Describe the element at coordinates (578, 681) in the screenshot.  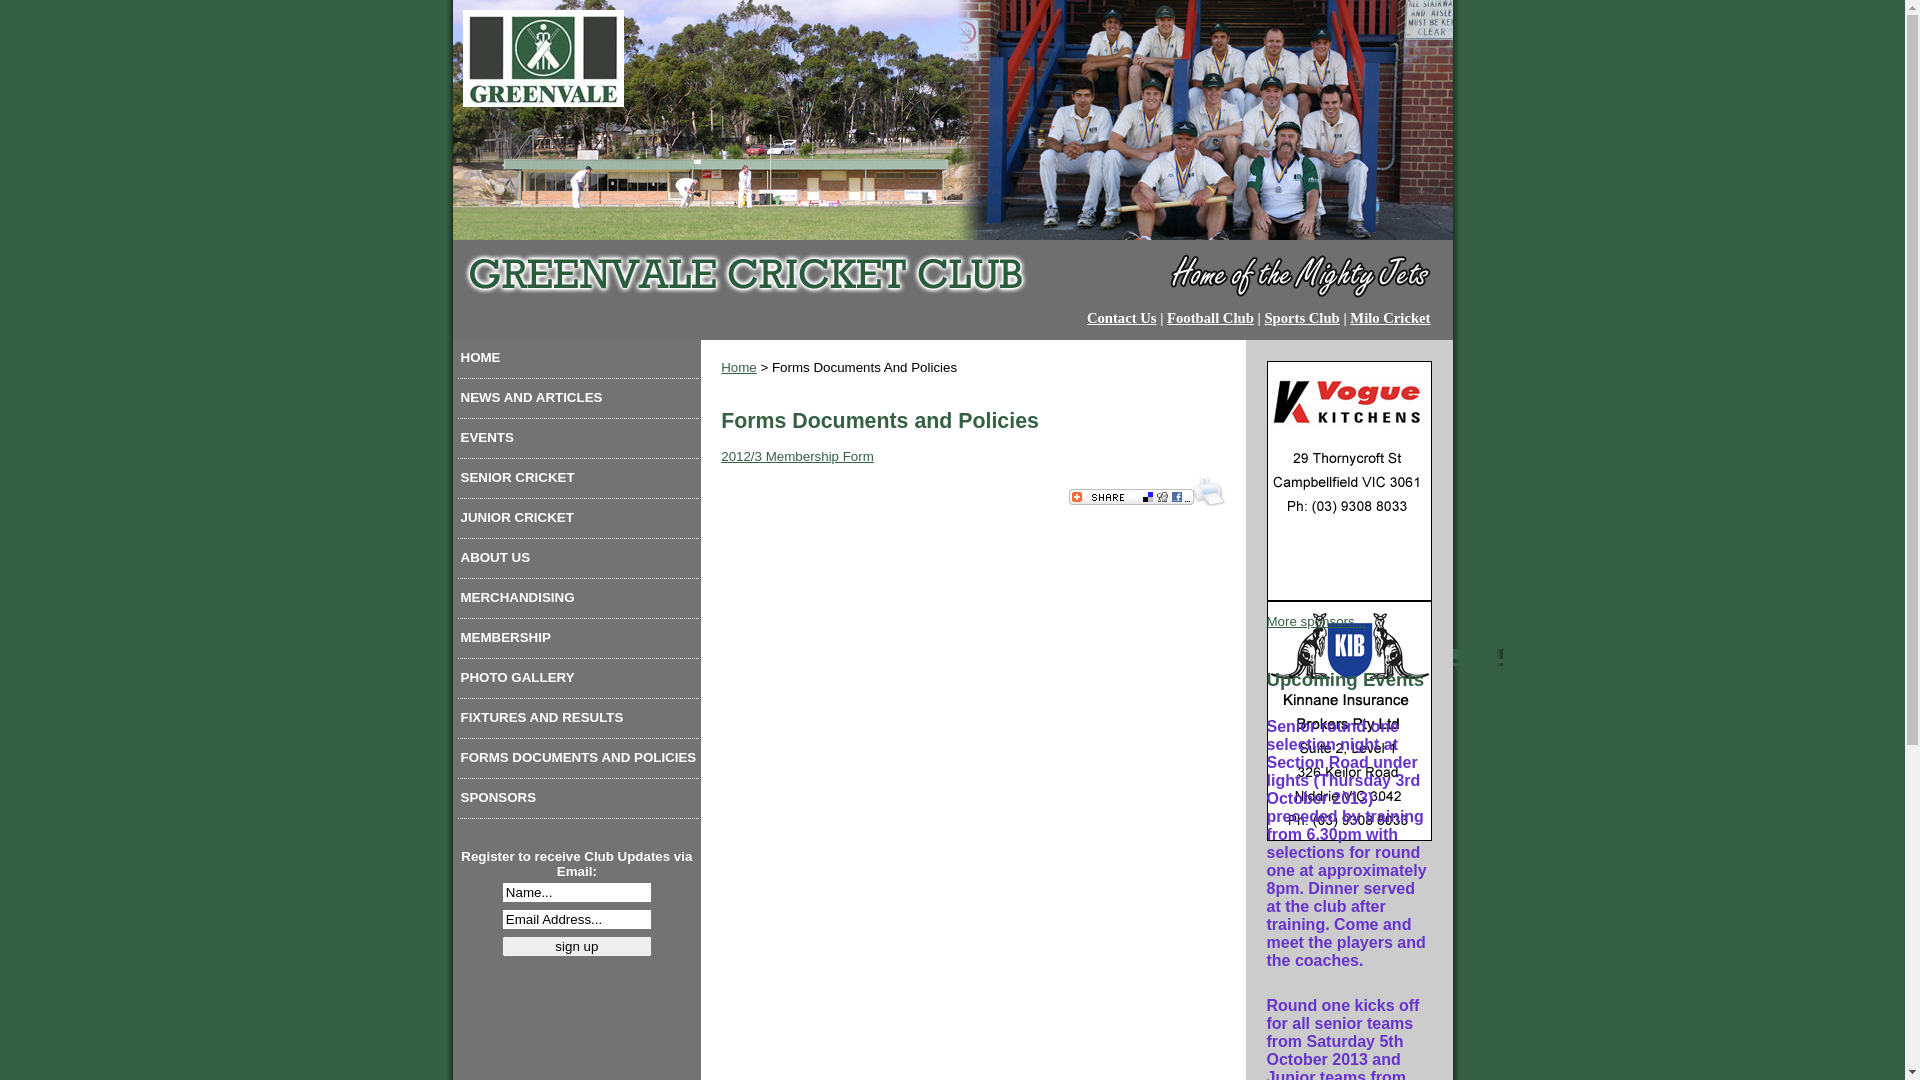
I see `'PHOTO GALLERY'` at that location.